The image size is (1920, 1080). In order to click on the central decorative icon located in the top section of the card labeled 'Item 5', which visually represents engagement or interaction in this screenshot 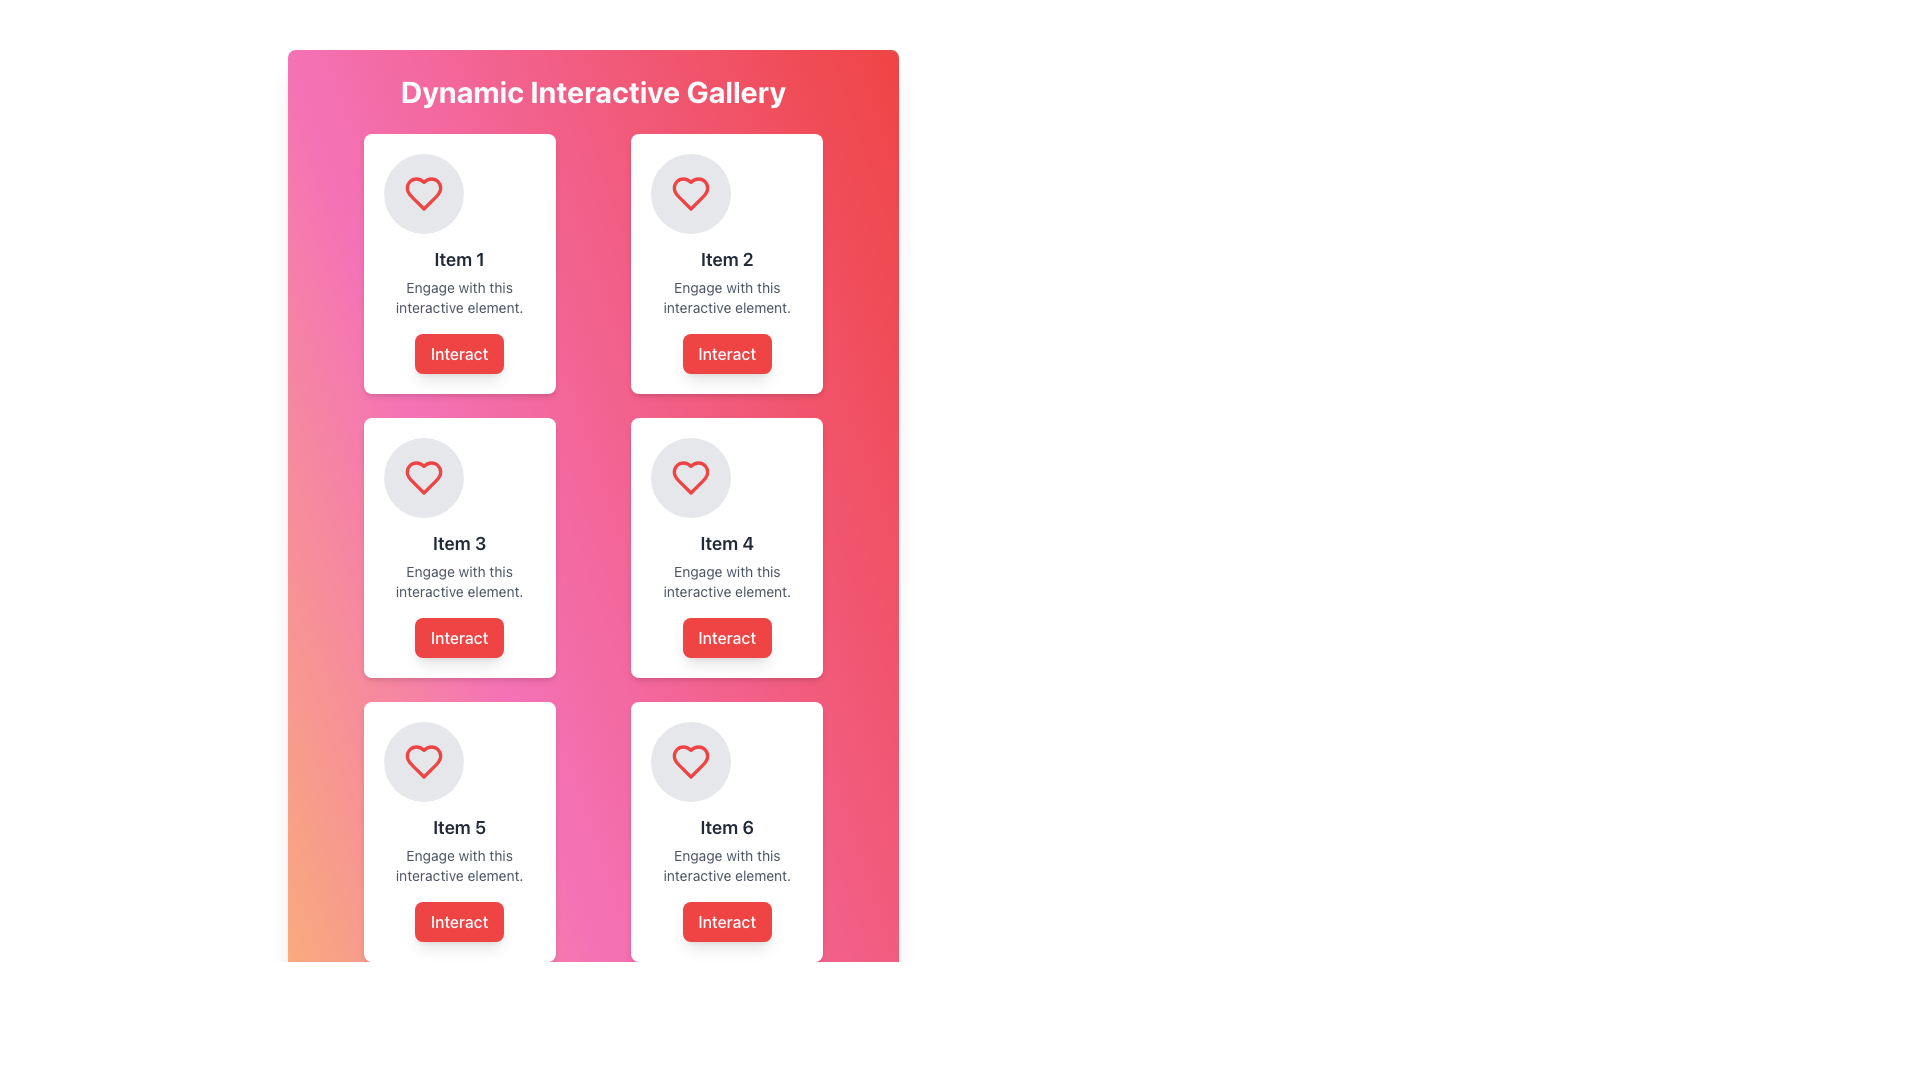, I will do `click(422, 762)`.